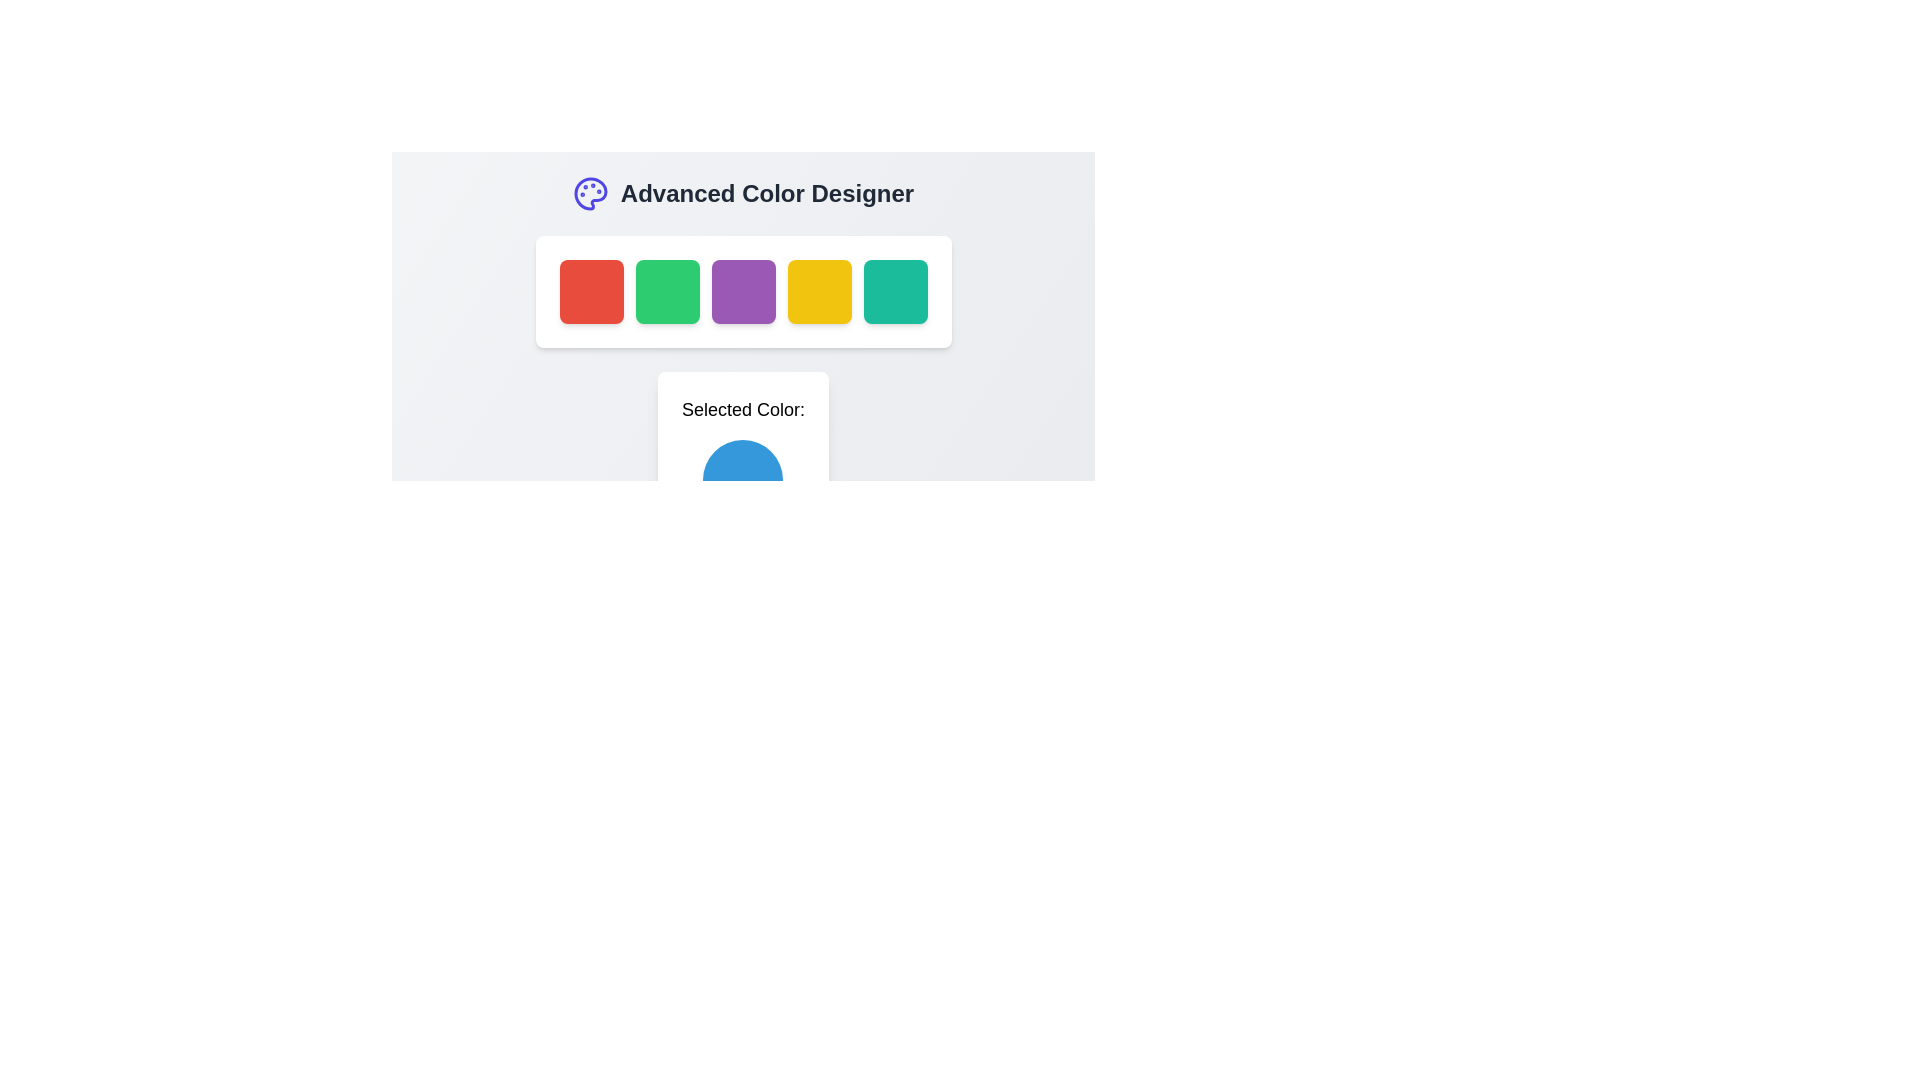  I want to click on the painter's palette icon, which is indigo in color and located to the left of the 'Advanced Color Designer' heading, so click(589, 193).